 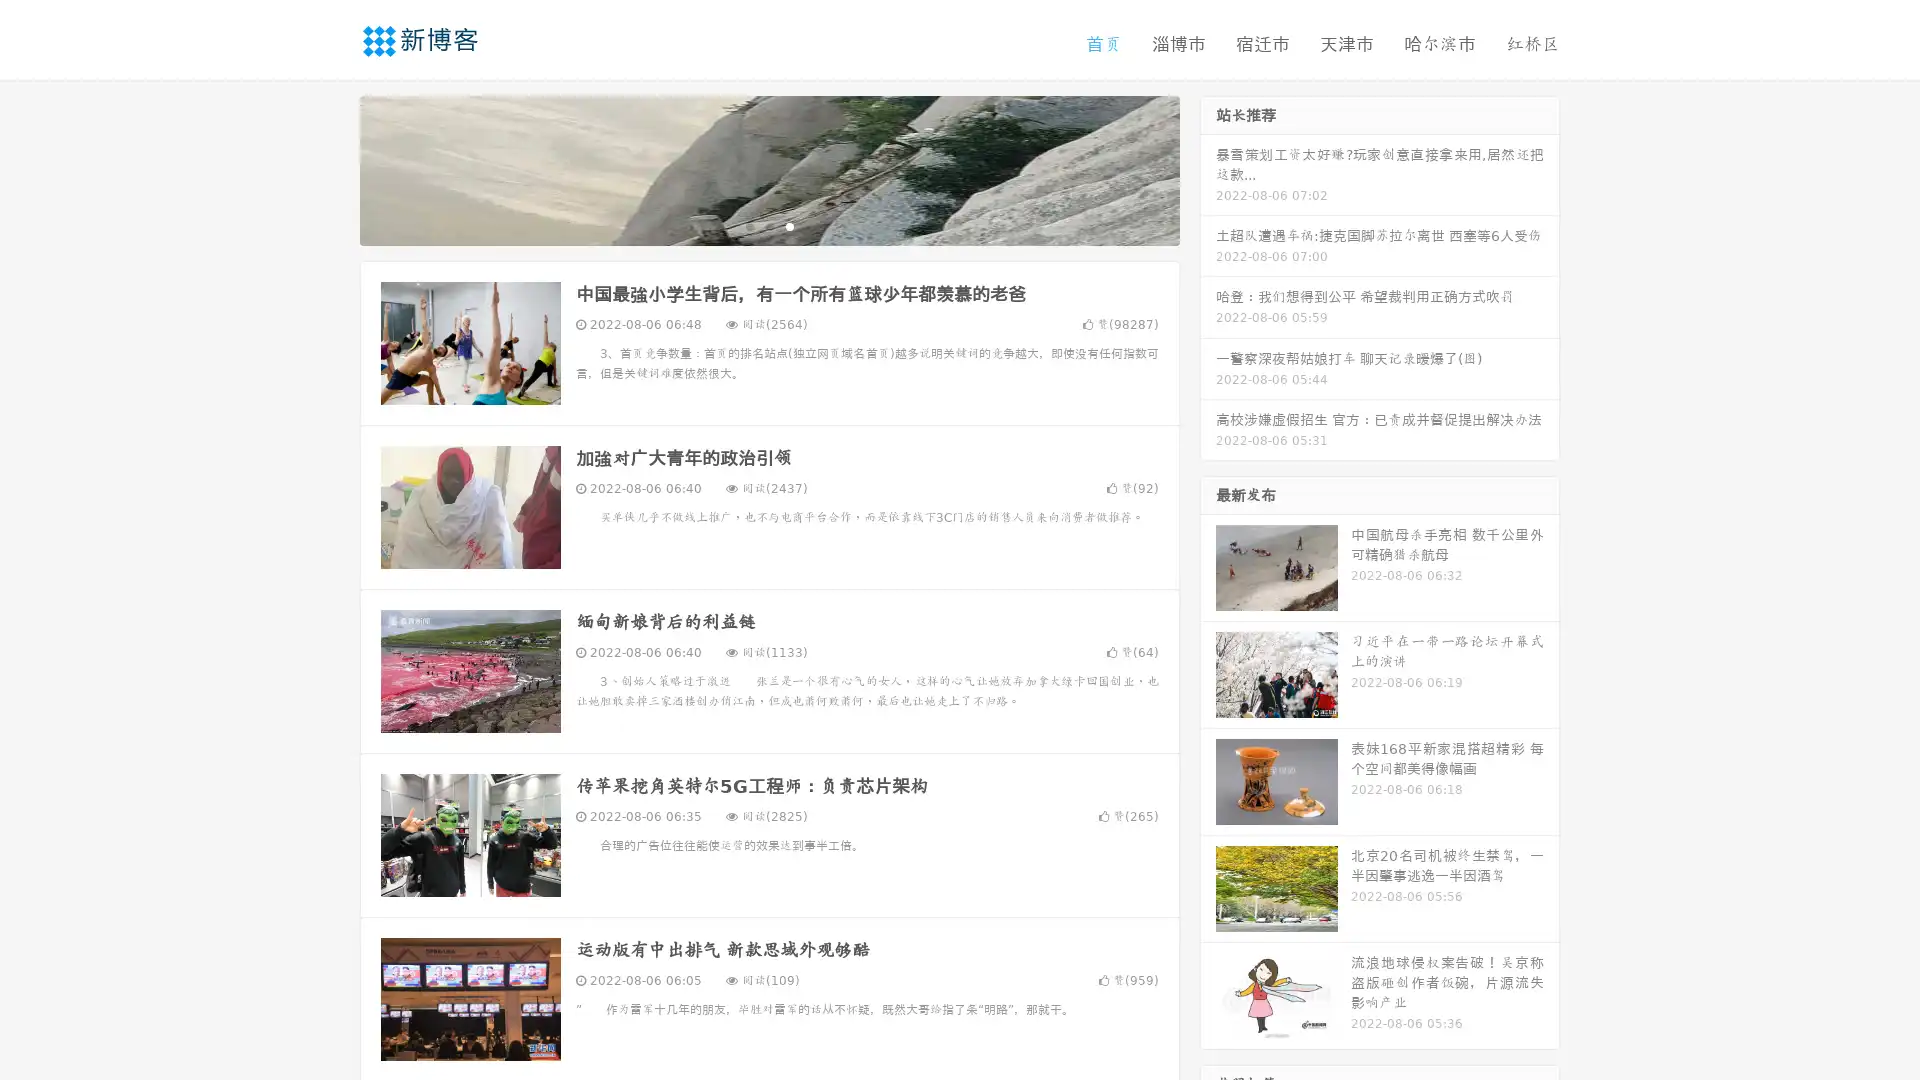 What do you see at coordinates (748, 225) in the screenshot?
I see `Go to slide 1` at bounding box center [748, 225].